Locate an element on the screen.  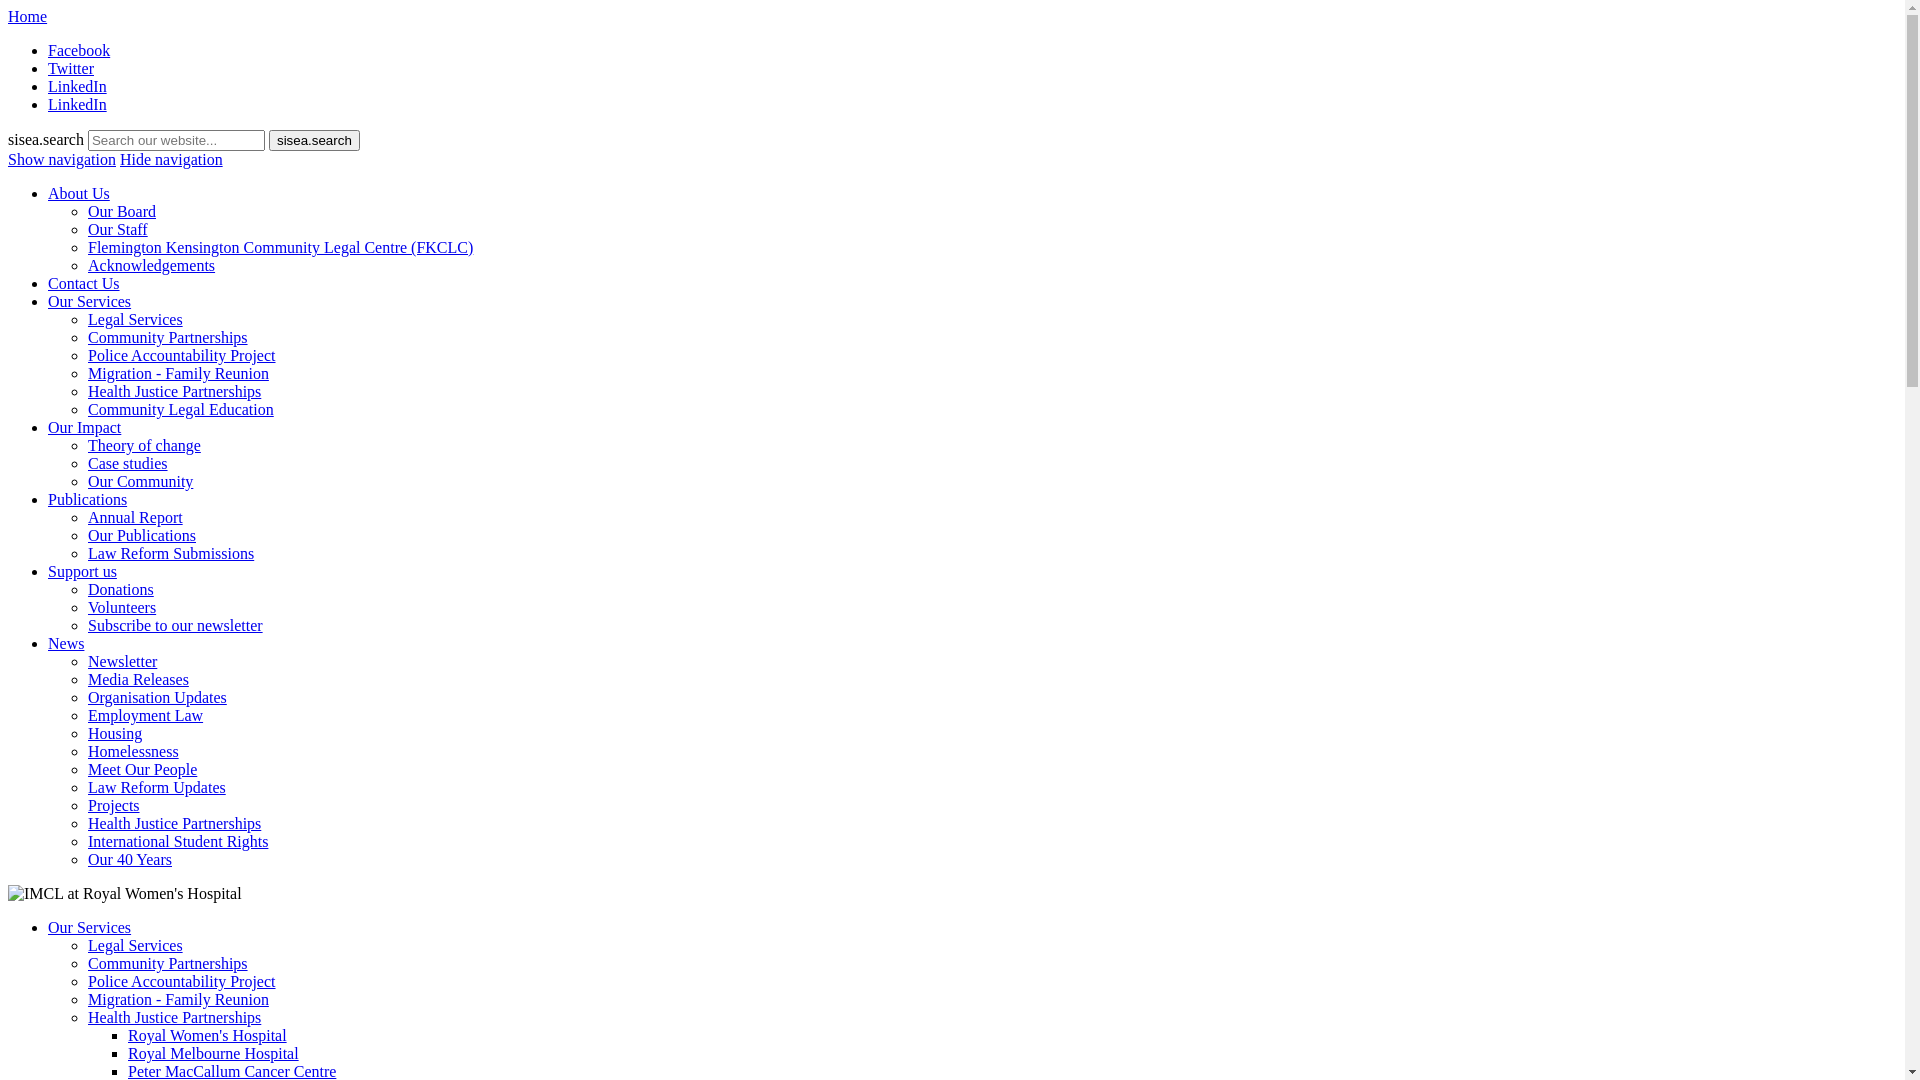
'Legal Services' is located at coordinates (134, 945).